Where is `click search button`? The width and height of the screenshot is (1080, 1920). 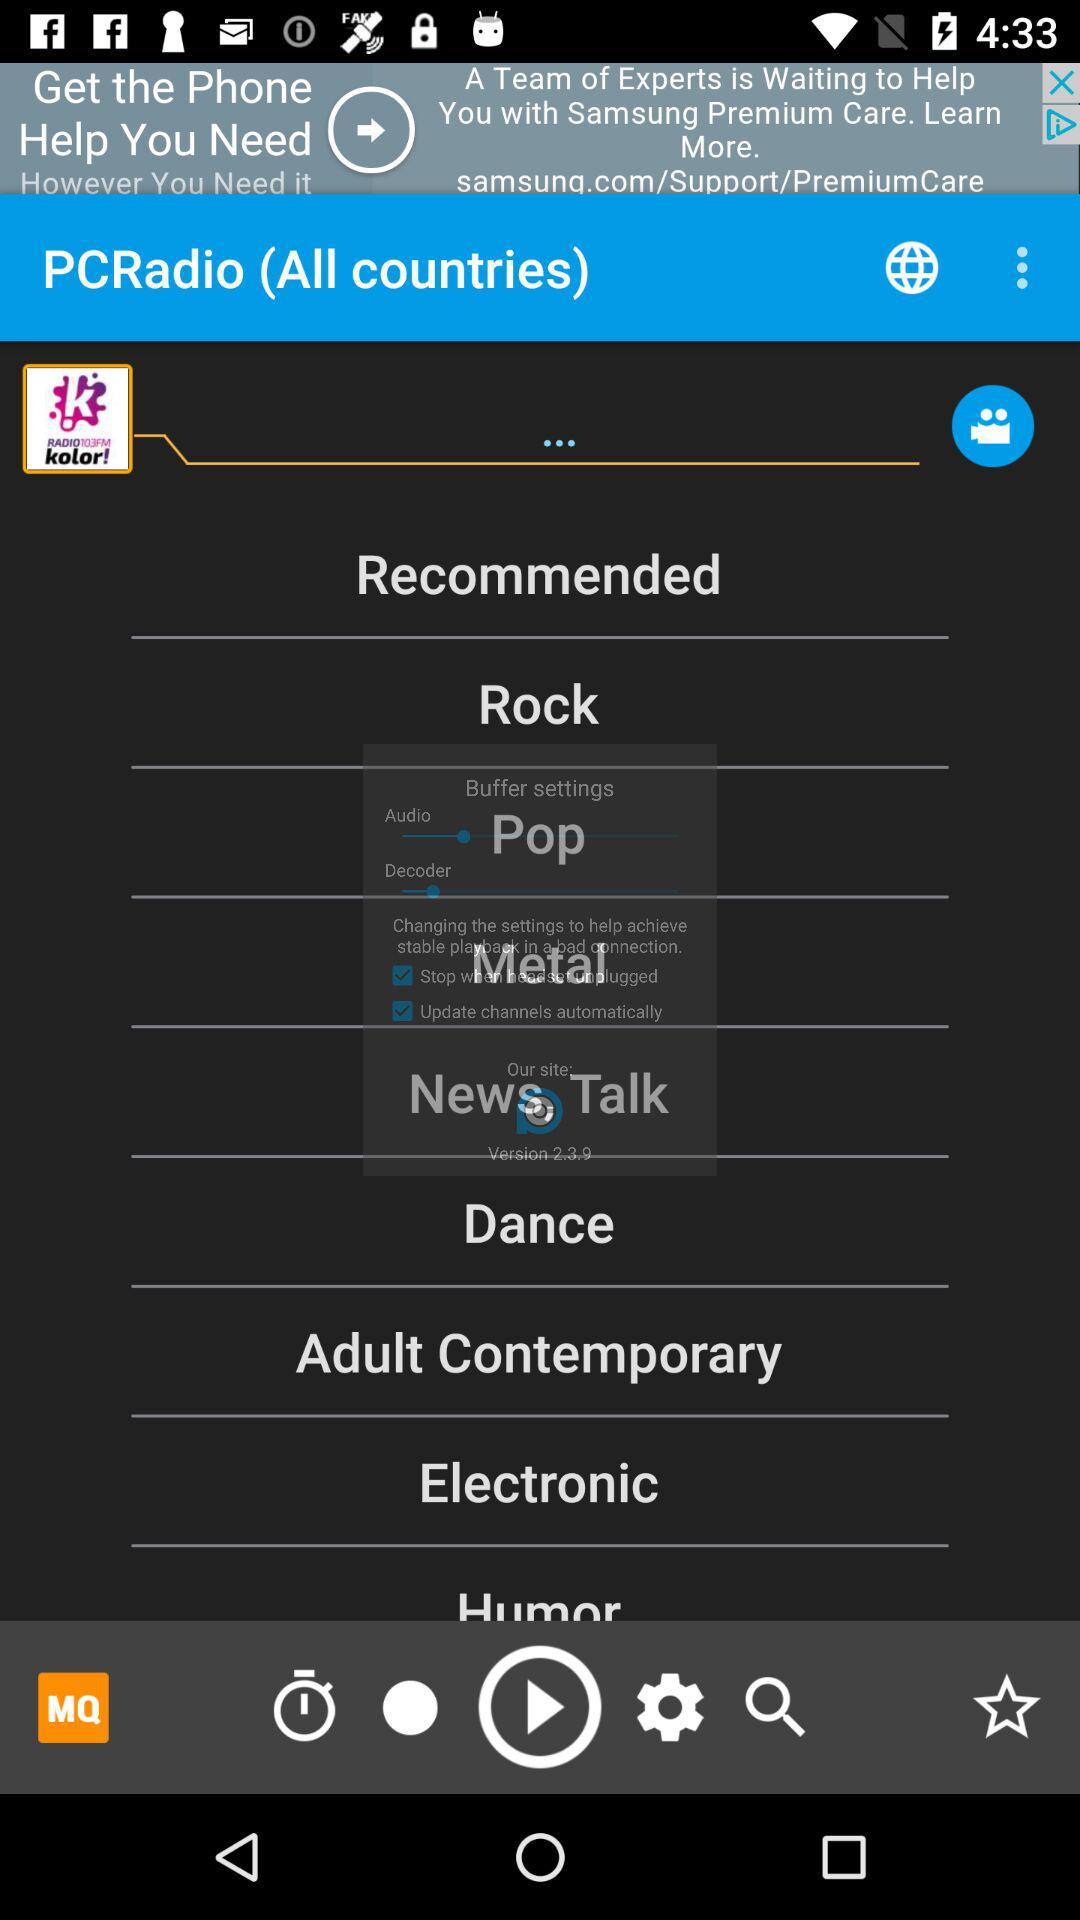
click search button is located at coordinates (774, 1706).